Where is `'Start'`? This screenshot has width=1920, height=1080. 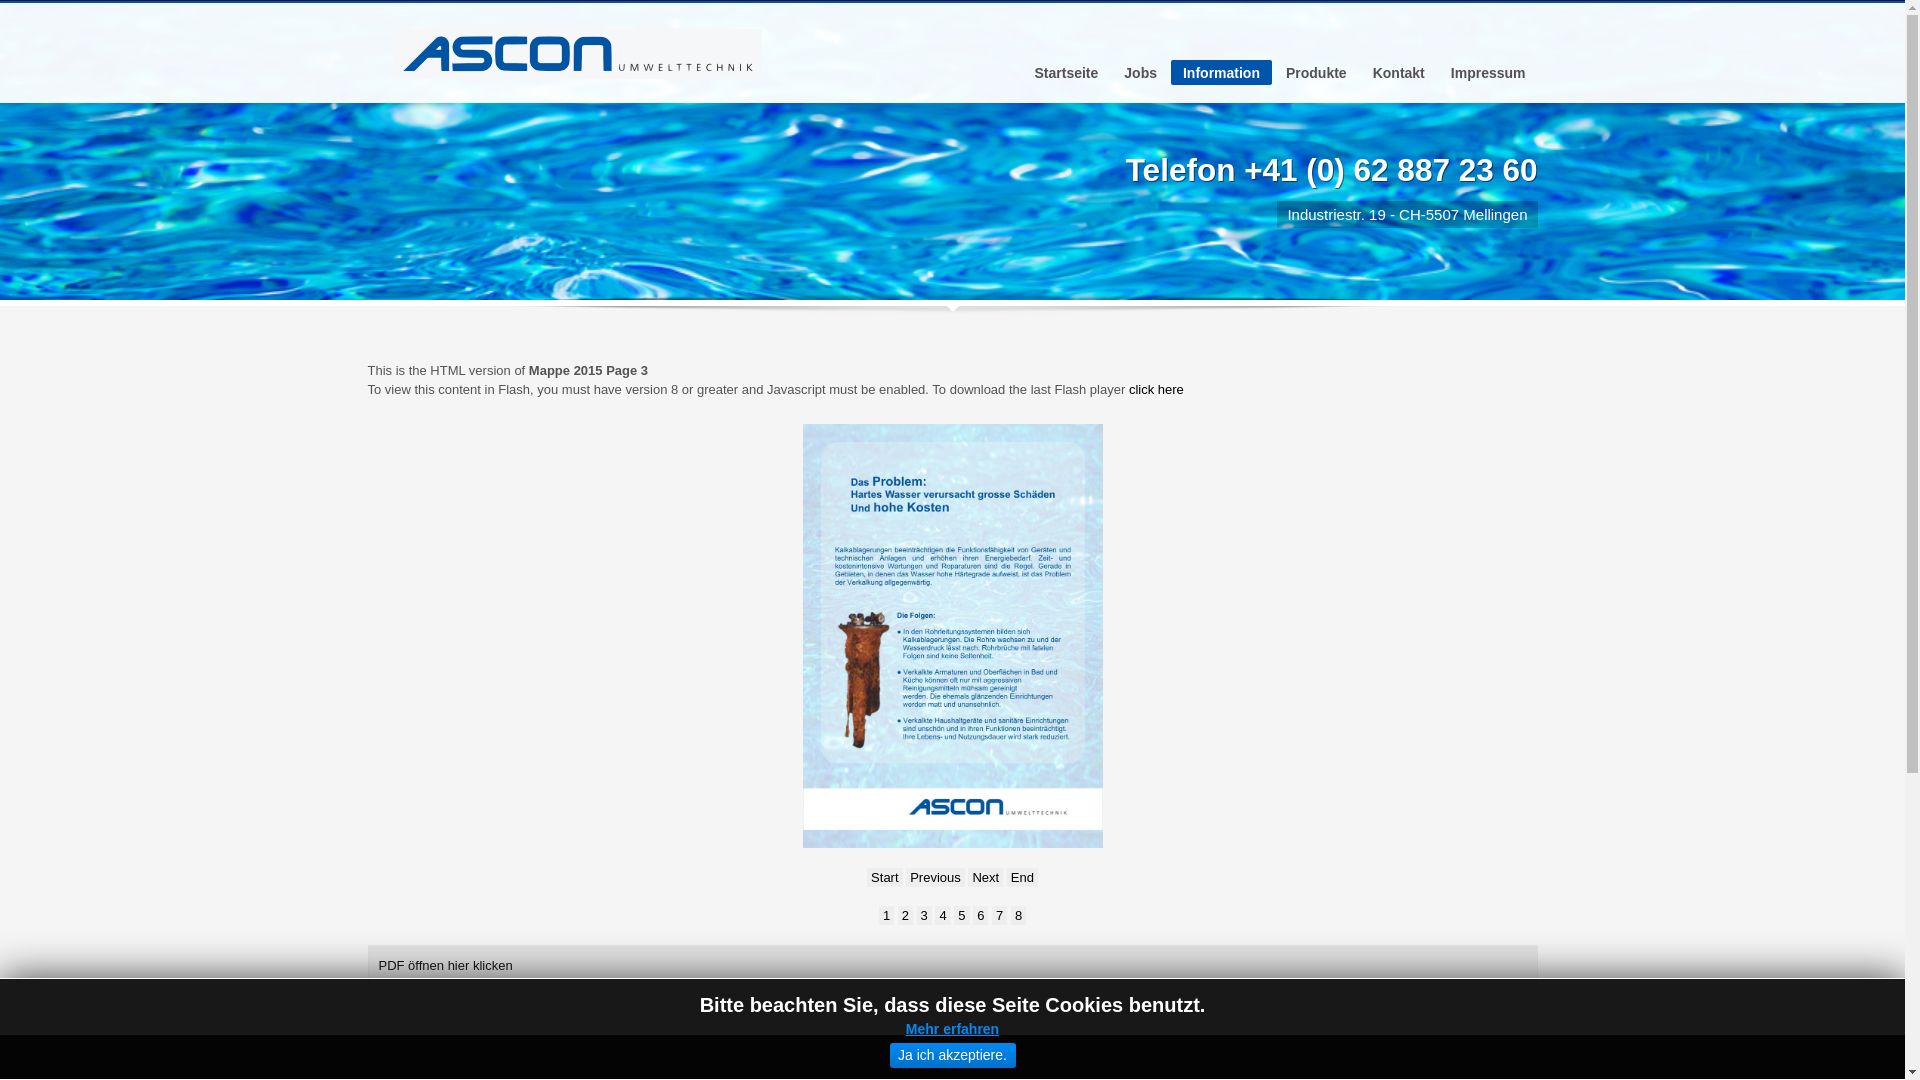
'Start' is located at coordinates (867, 876).